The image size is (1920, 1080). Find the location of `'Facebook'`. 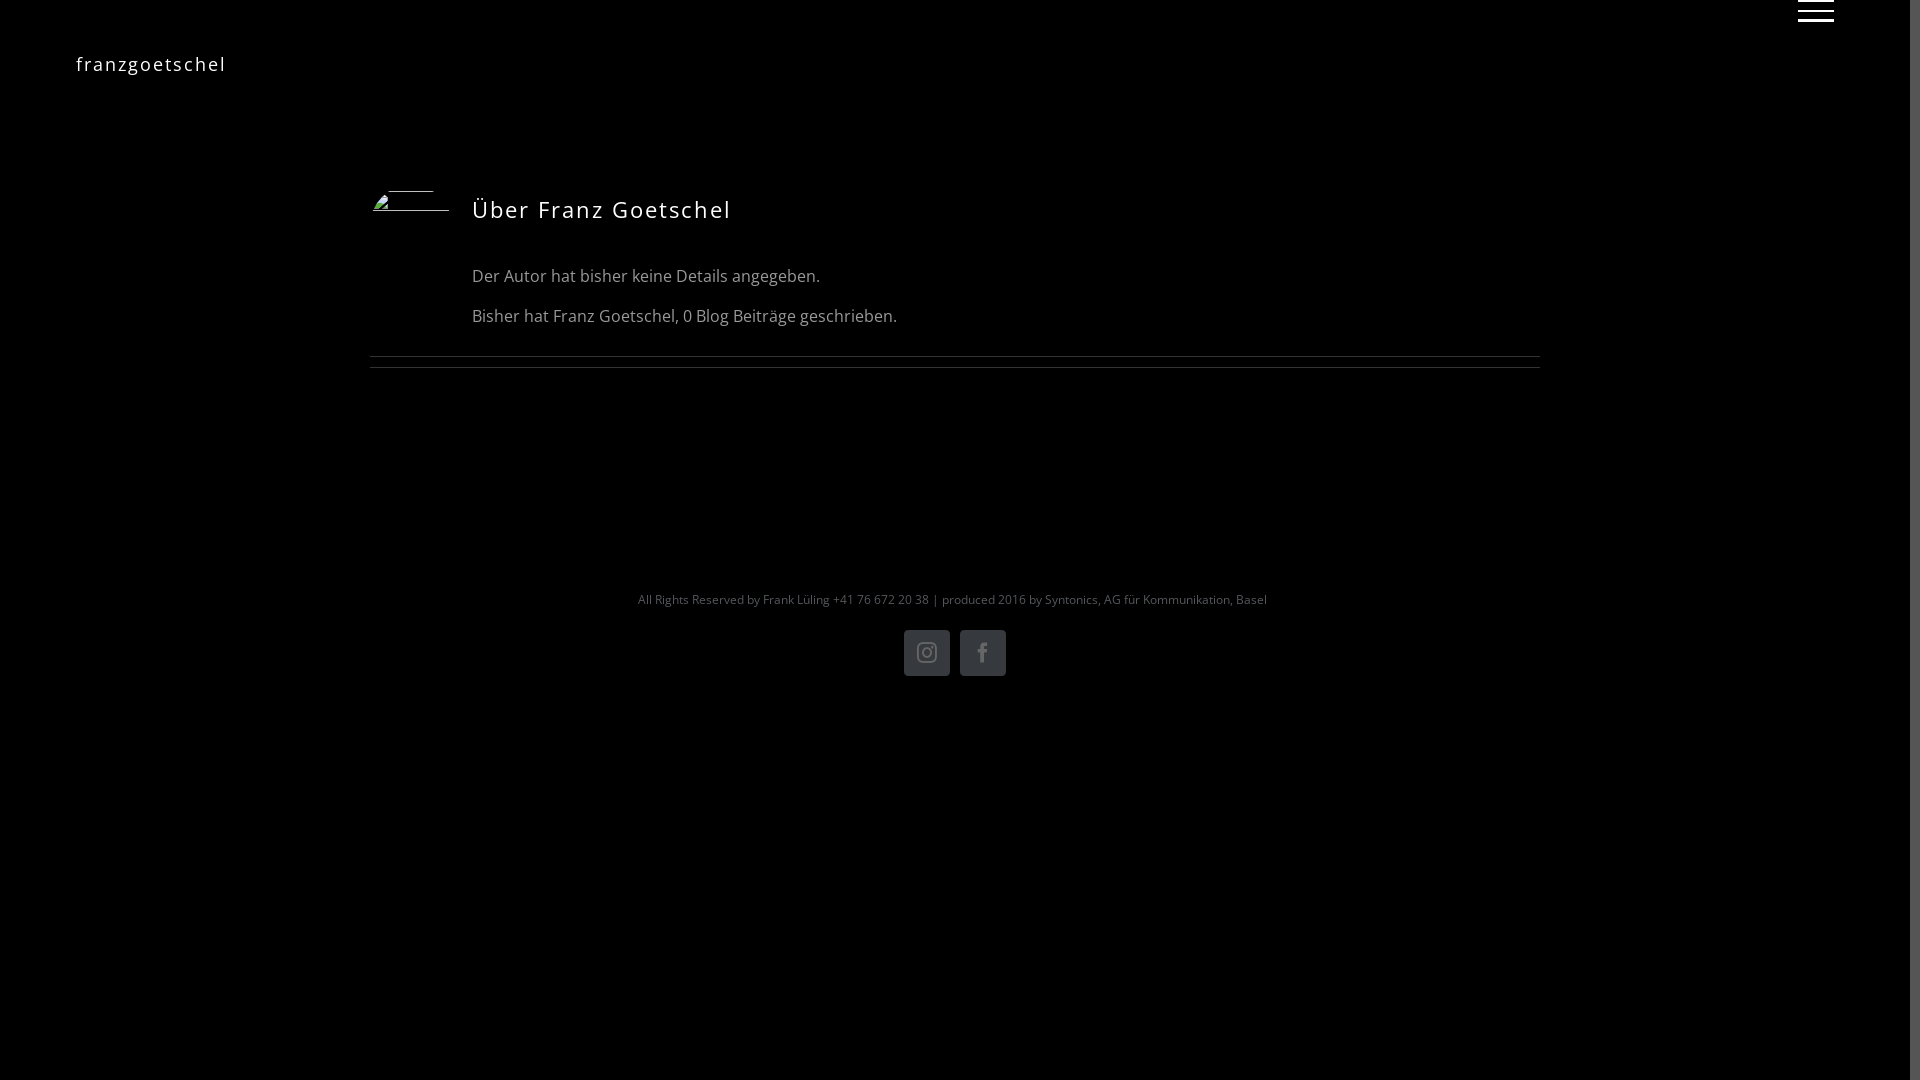

'Facebook' is located at coordinates (983, 652).